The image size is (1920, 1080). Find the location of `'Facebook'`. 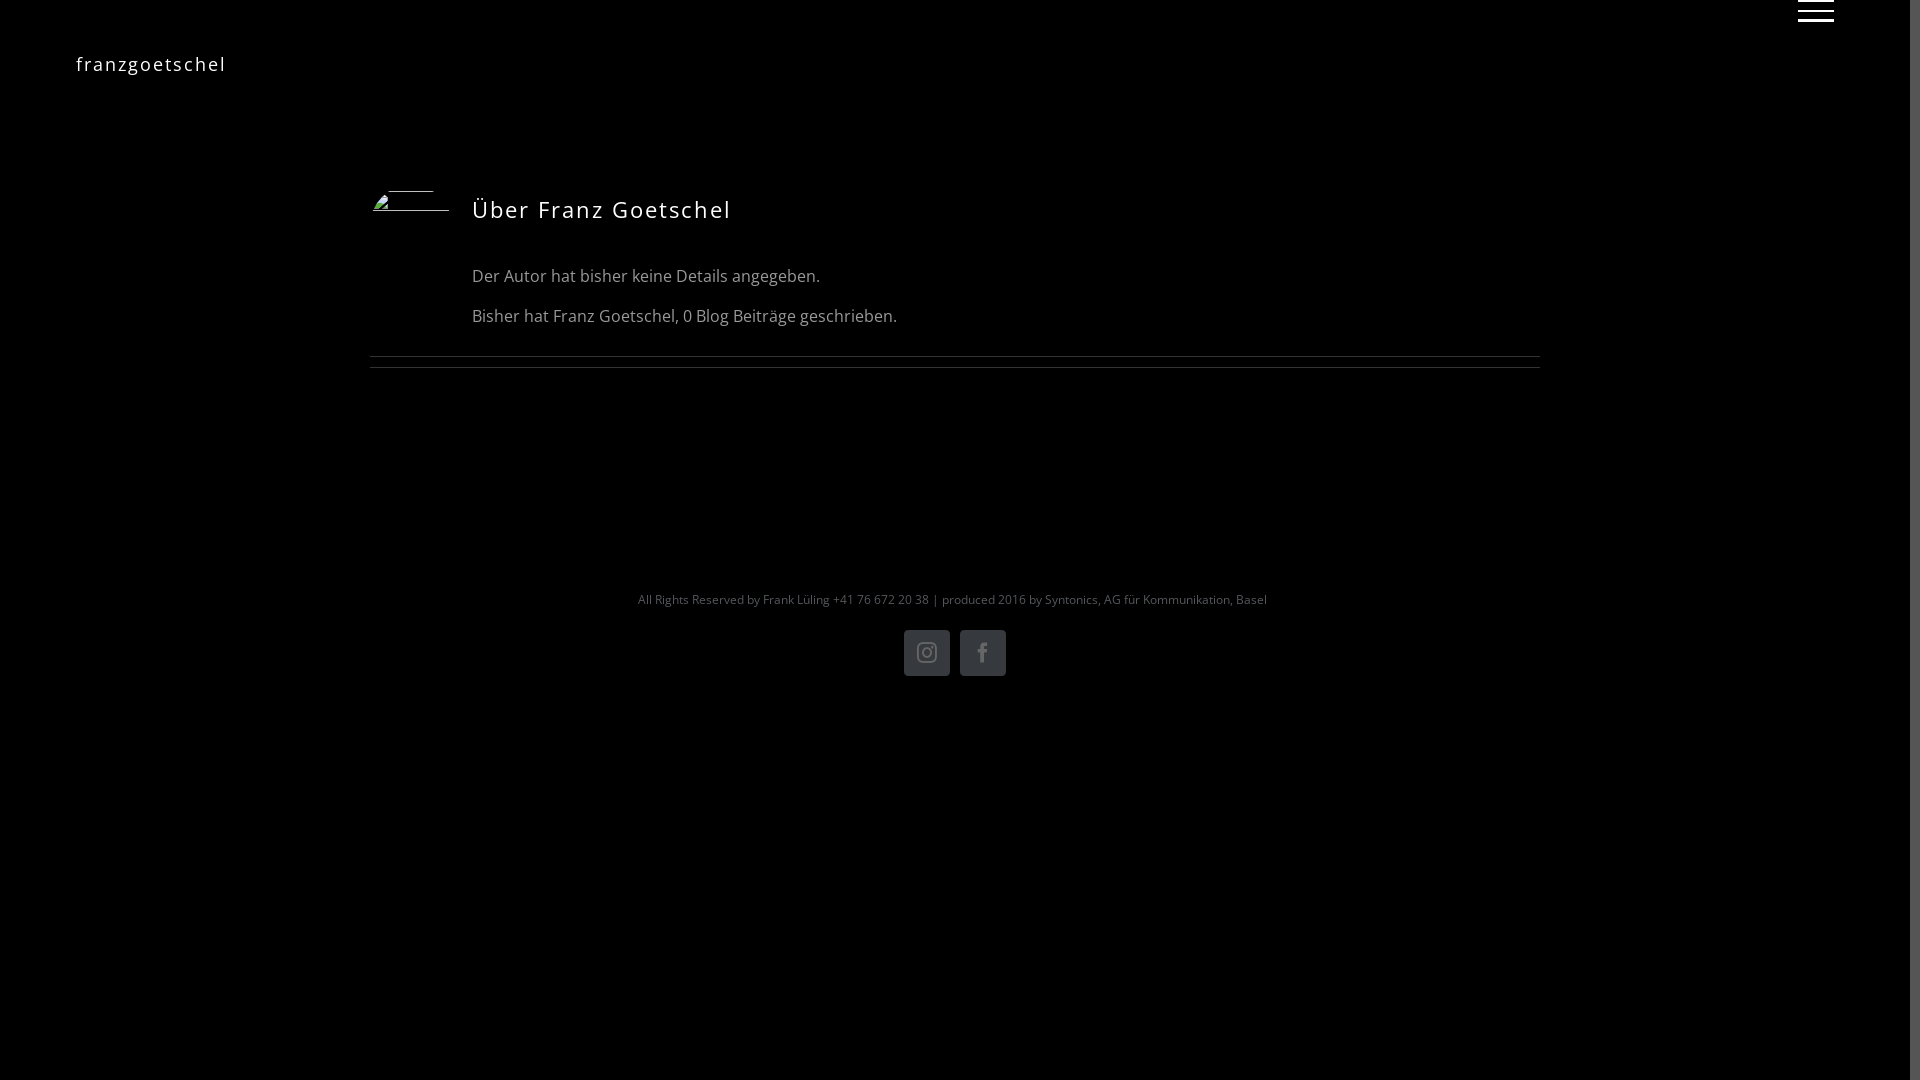

'Facebook' is located at coordinates (983, 652).